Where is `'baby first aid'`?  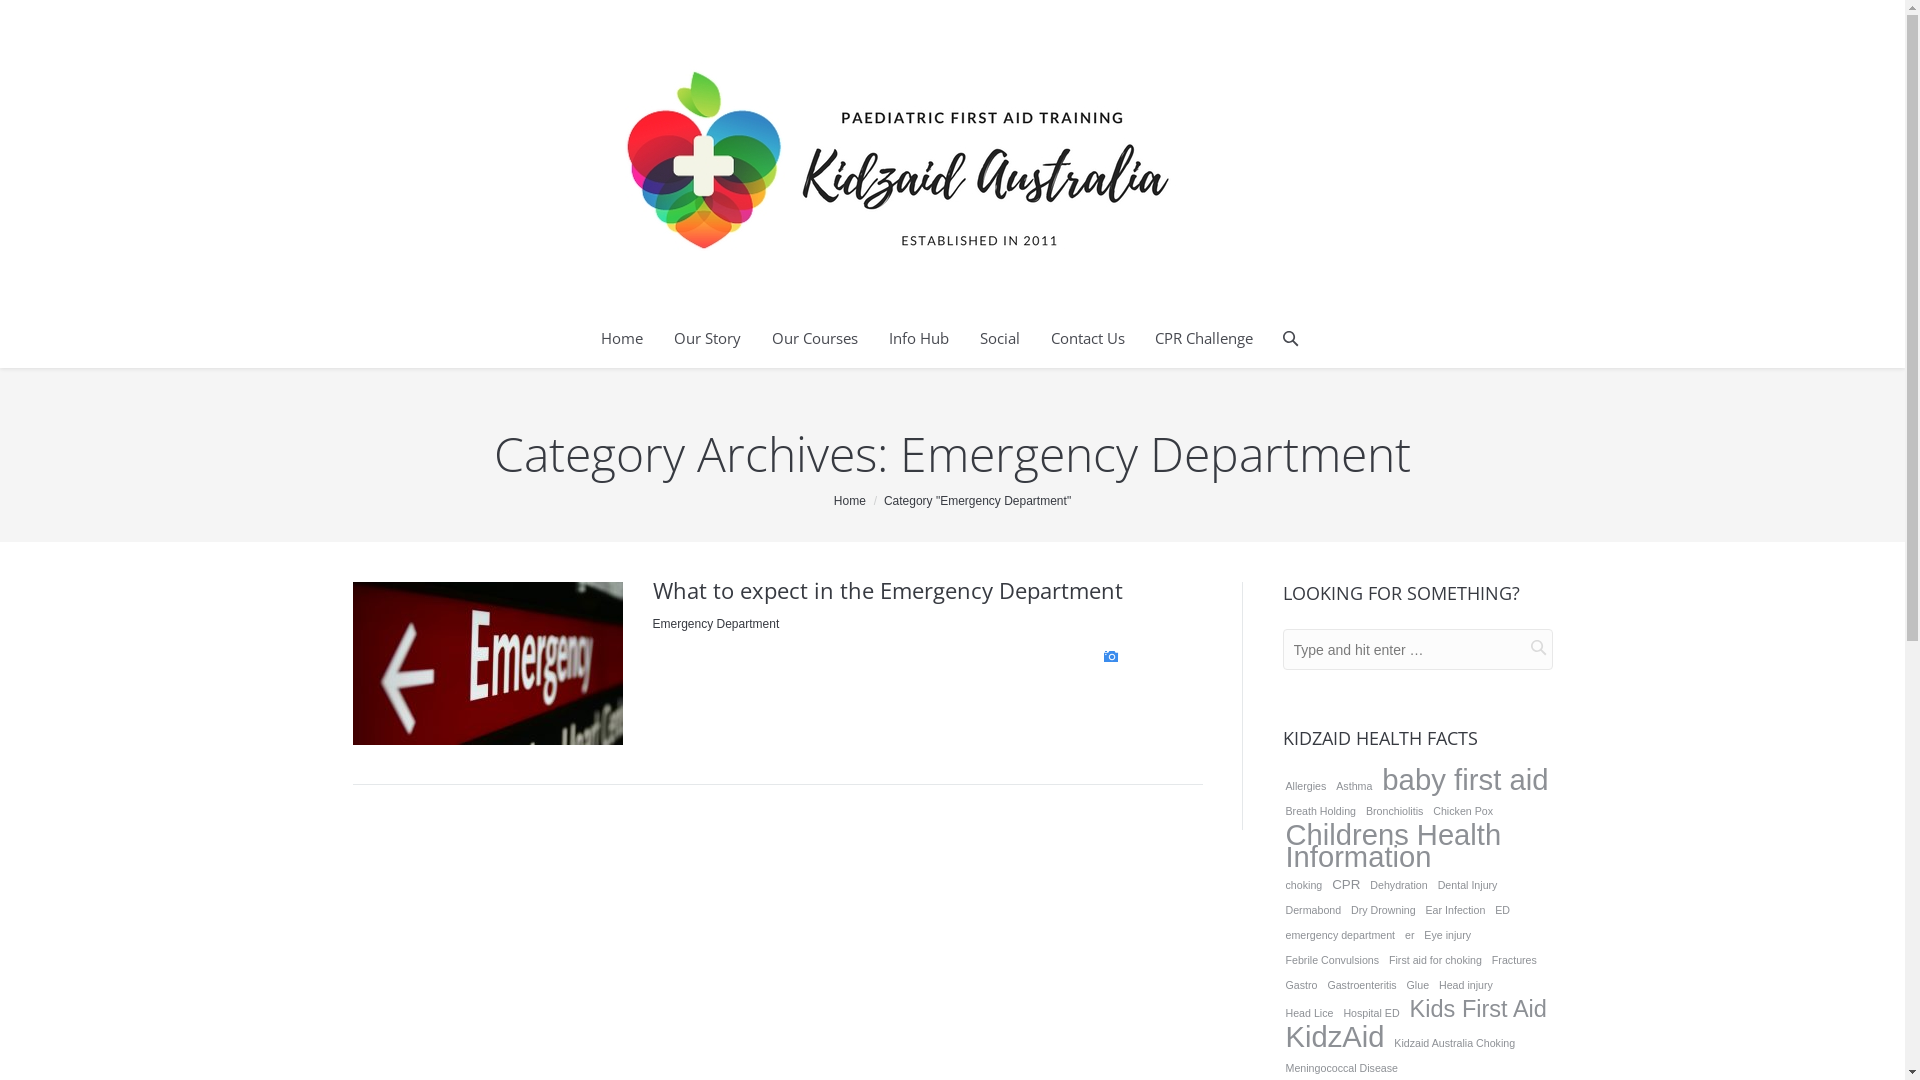
'baby first aid' is located at coordinates (1464, 778).